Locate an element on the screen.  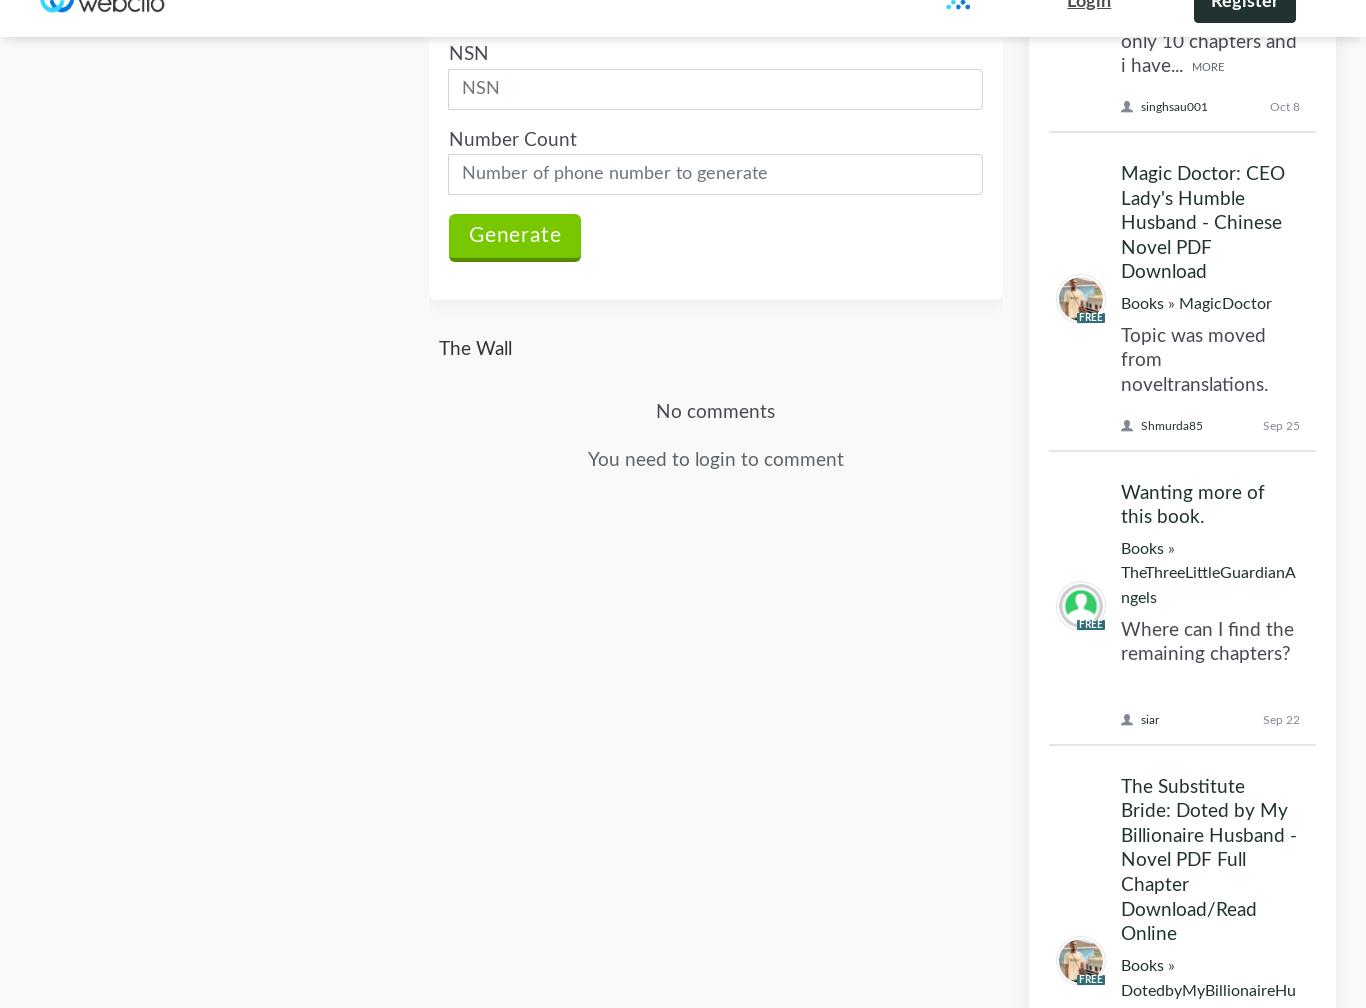
'Books' is located at coordinates (1142, 333).